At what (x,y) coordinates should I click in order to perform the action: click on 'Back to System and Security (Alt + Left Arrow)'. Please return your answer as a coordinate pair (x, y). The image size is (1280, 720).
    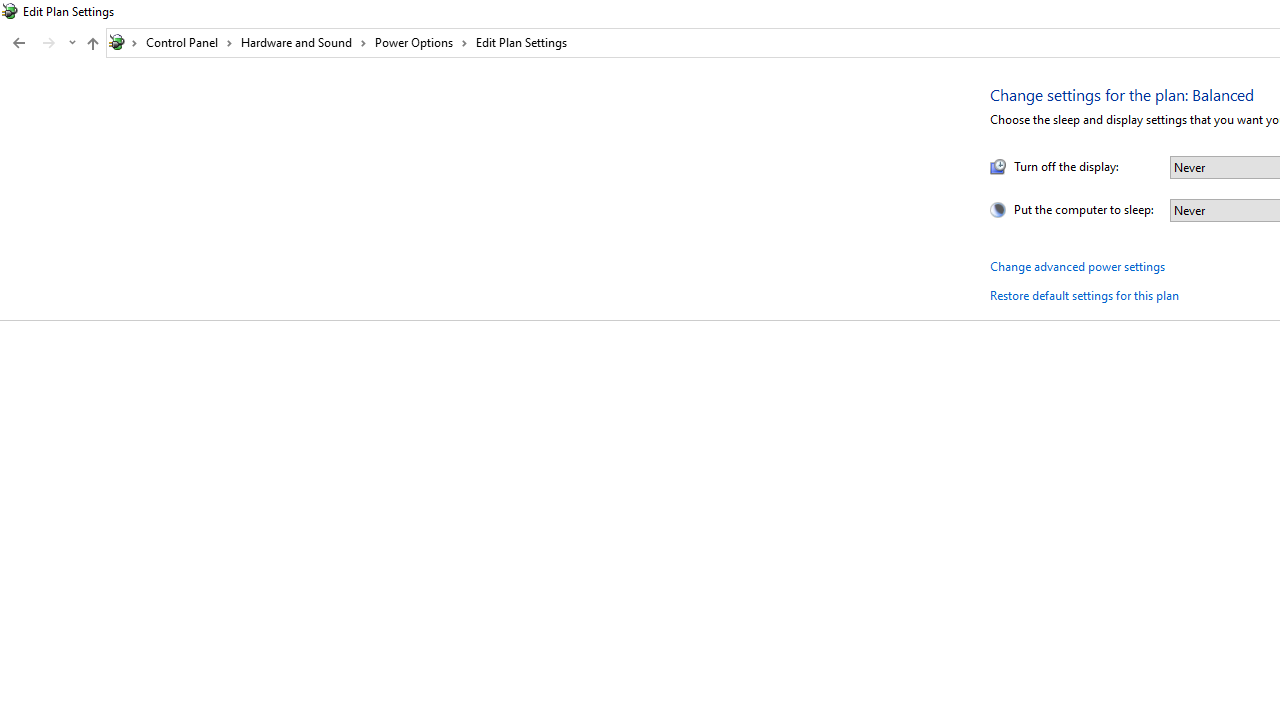
    Looking at the image, I should click on (19, 43).